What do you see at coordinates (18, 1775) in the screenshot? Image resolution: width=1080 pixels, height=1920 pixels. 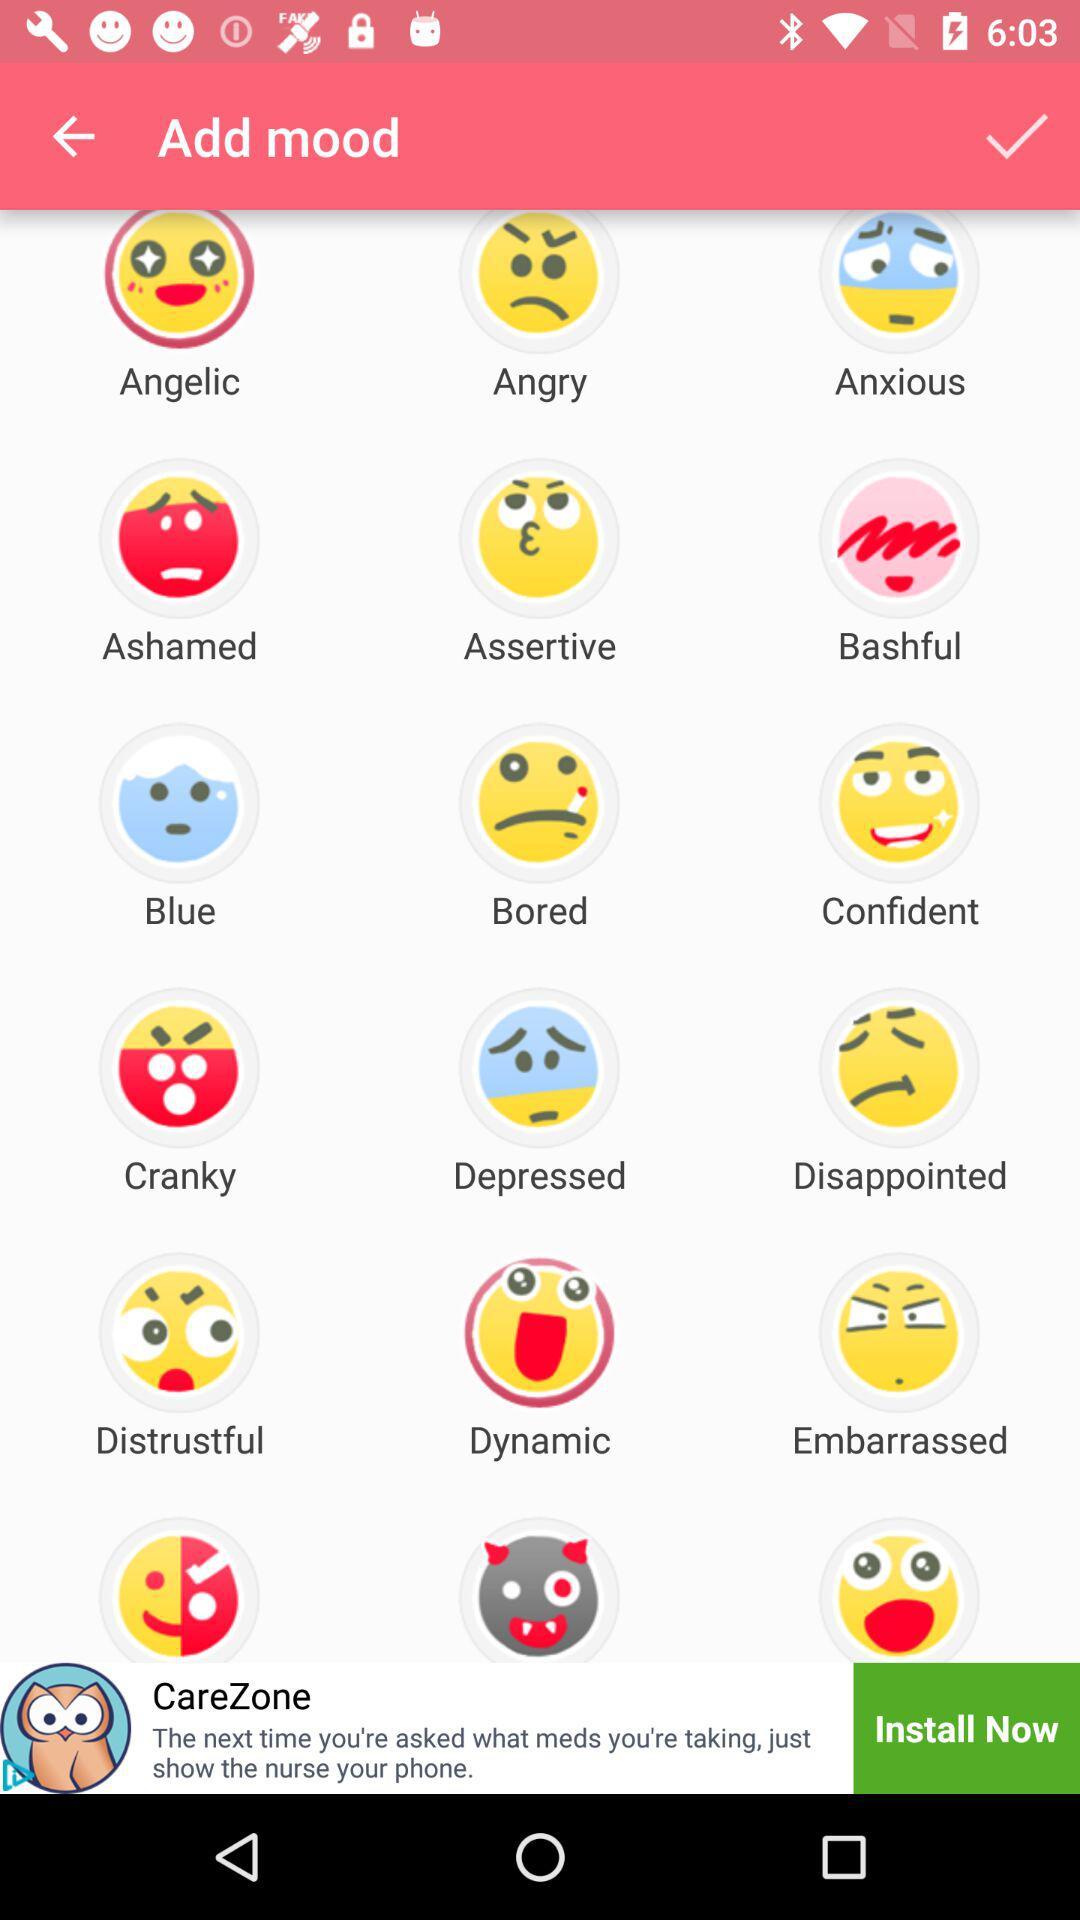 I see `the play icon` at bounding box center [18, 1775].